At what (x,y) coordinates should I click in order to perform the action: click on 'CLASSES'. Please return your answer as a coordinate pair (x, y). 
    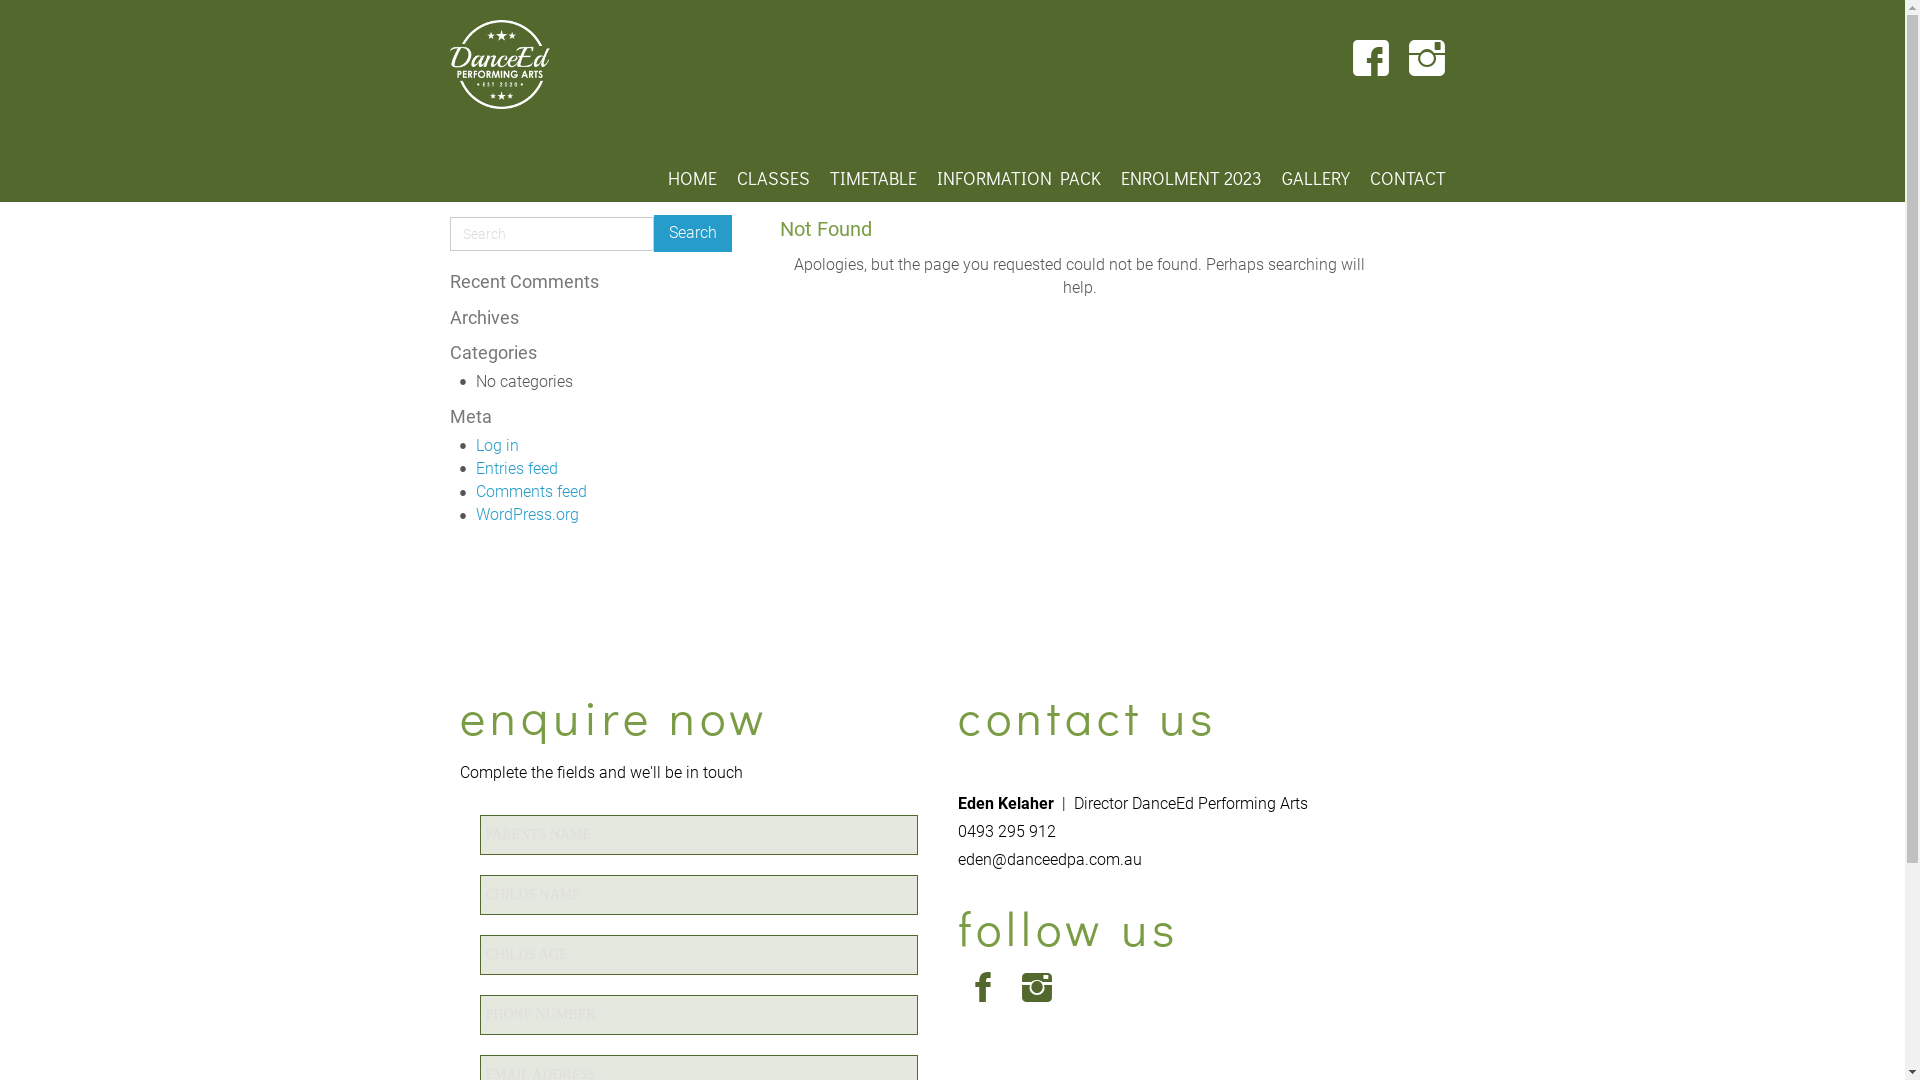
    Looking at the image, I should click on (724, 177).